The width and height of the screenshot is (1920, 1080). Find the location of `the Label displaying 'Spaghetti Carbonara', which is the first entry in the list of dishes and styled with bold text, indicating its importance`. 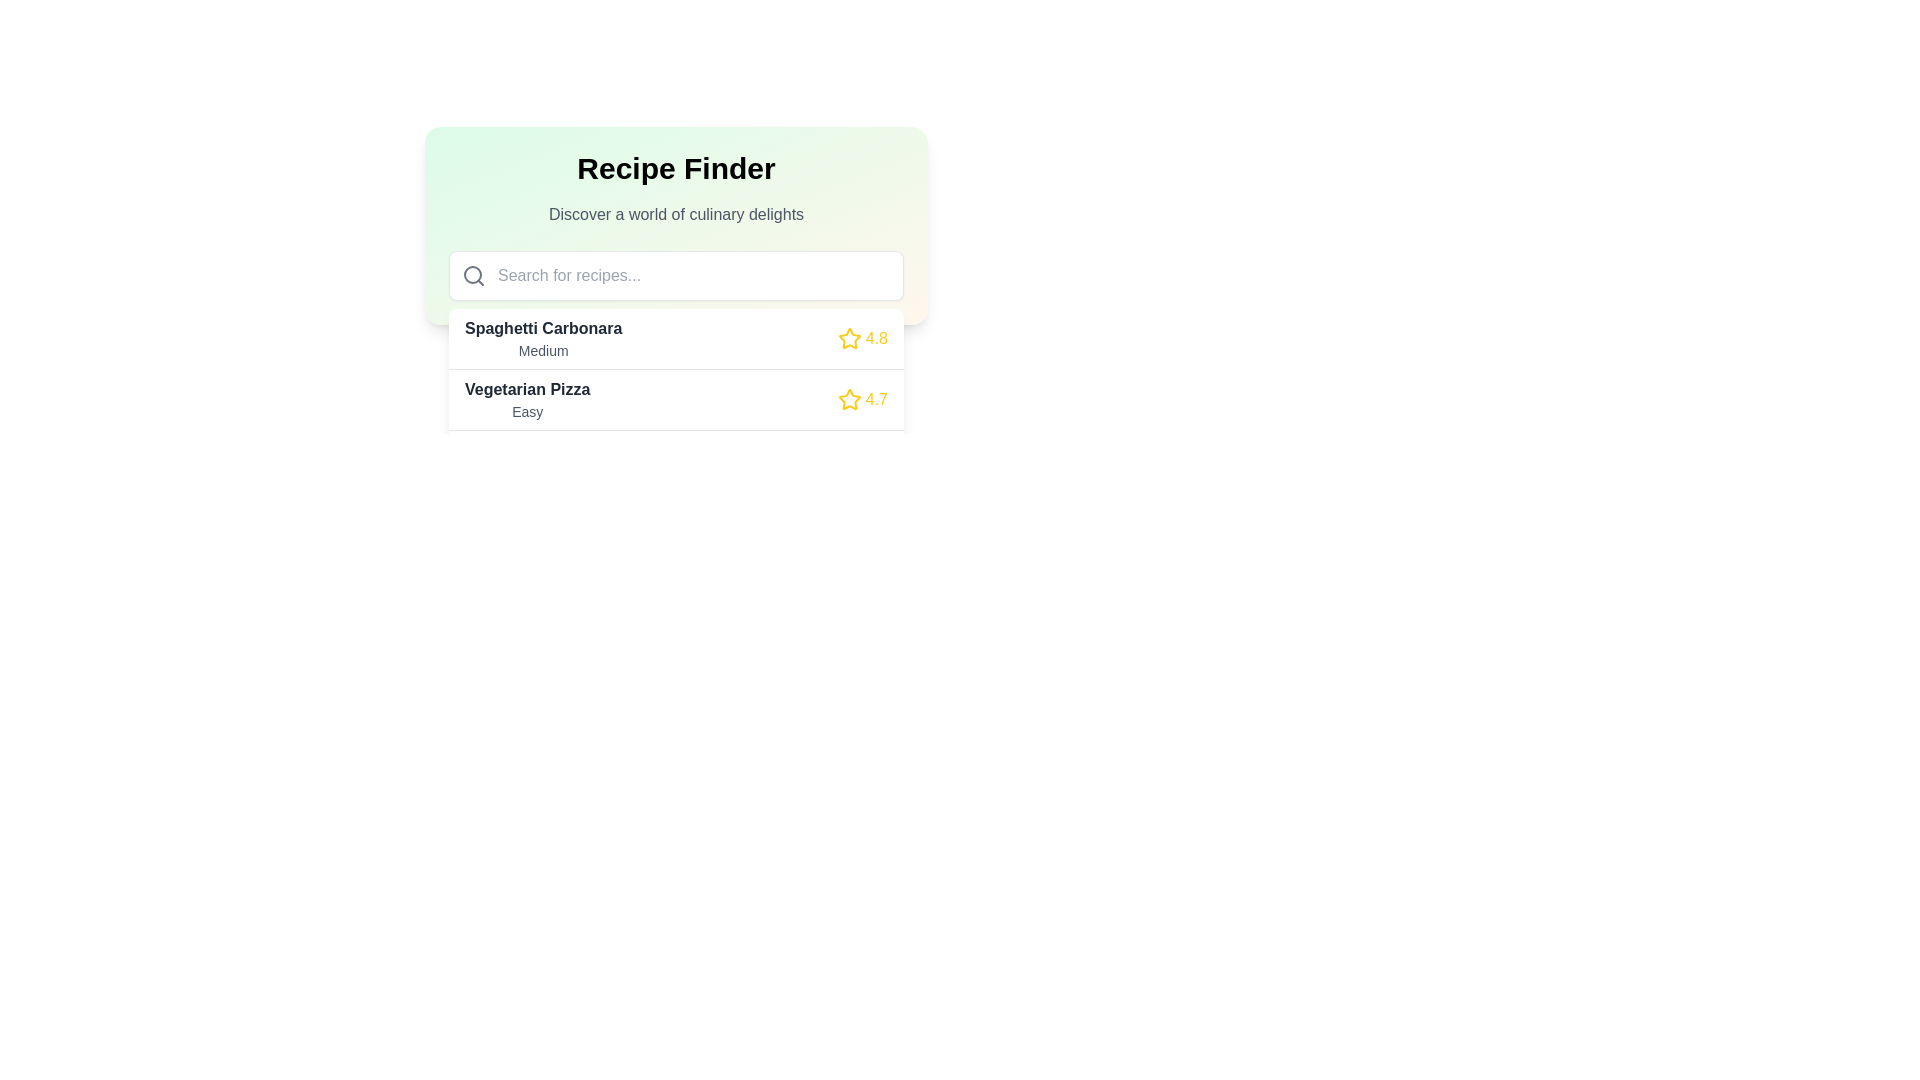

the Label displaying 'Spaghetti Carbonara', which is the first entry in the list of dishes and styled with bold text, indicating its importance is located at coordinates (543, 327).